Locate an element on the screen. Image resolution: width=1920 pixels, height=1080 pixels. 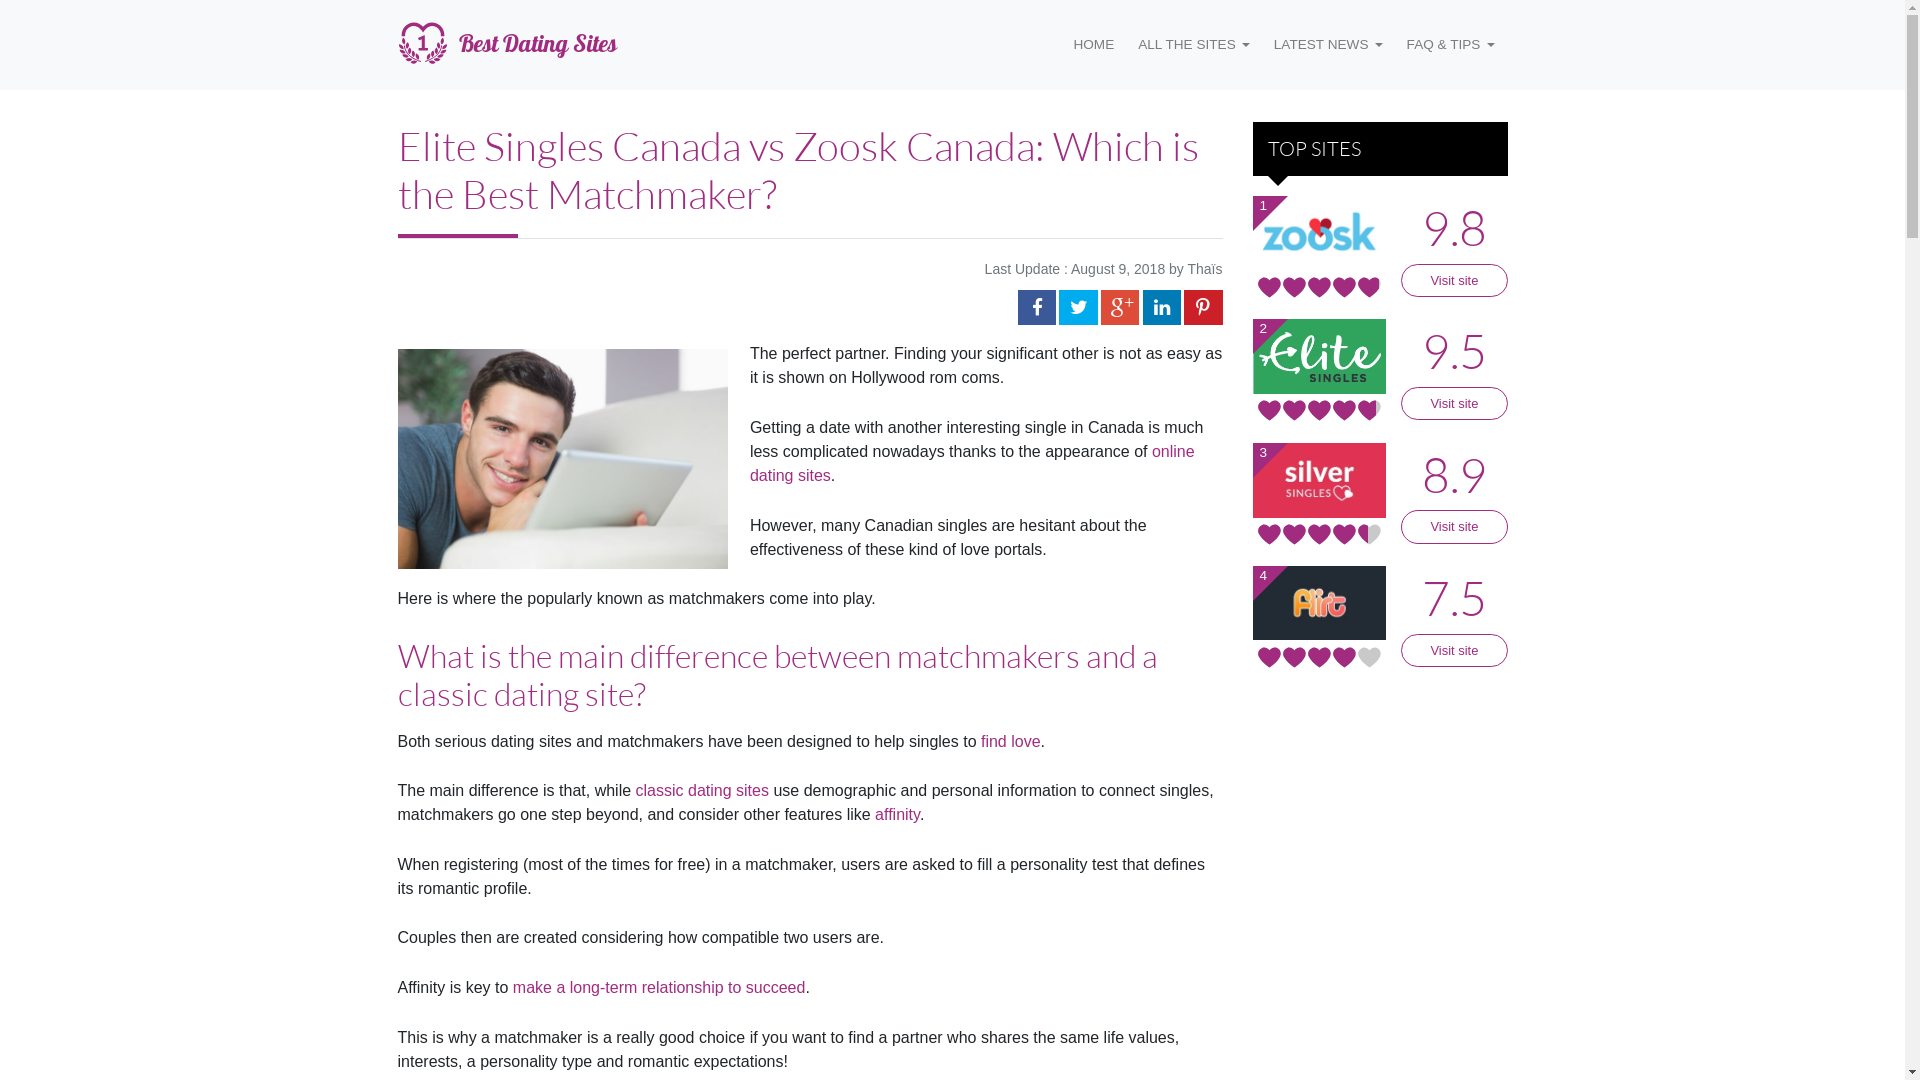
'make a long-term relationship to succeed' is located at coordinates (659, 986).